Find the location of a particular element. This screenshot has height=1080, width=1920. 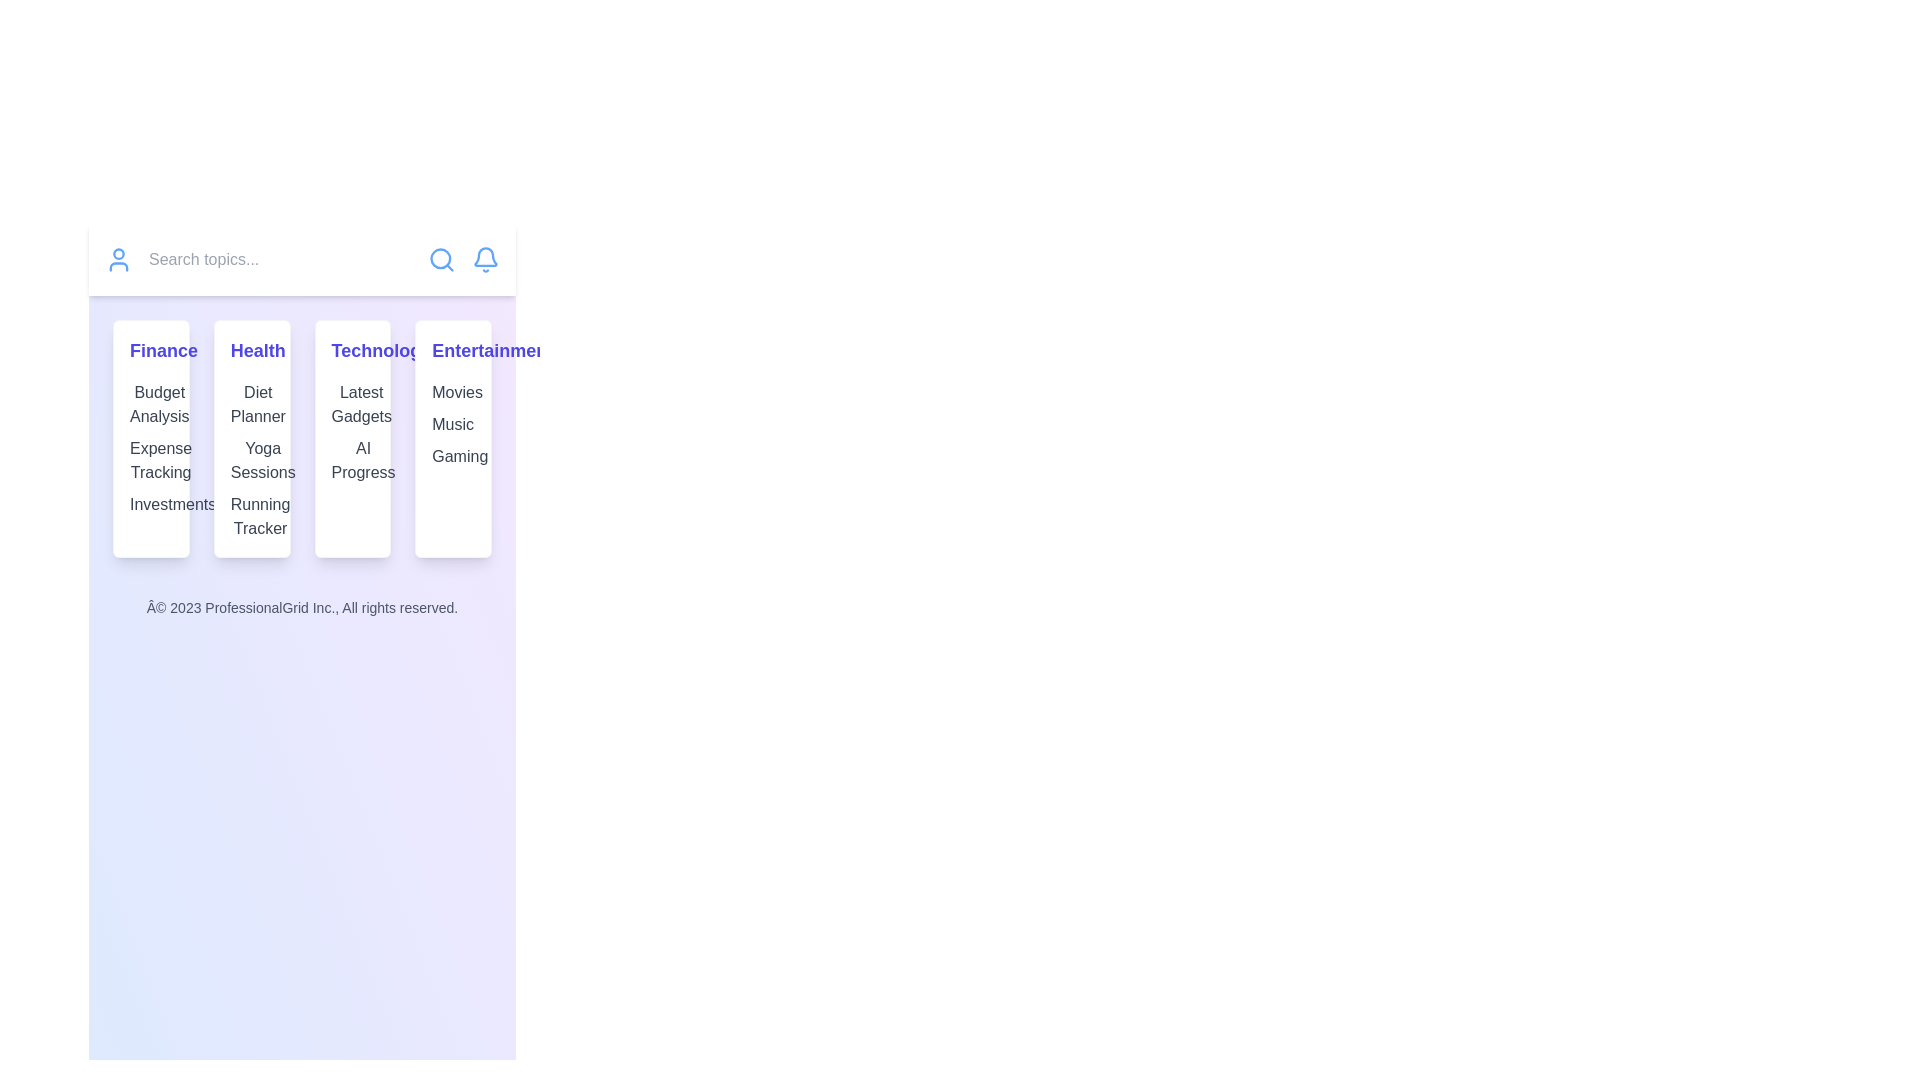

the 'Movies' text label in the Entertainment section, which includes a right arrow icon for navigation is located at coordinates (452, 393).